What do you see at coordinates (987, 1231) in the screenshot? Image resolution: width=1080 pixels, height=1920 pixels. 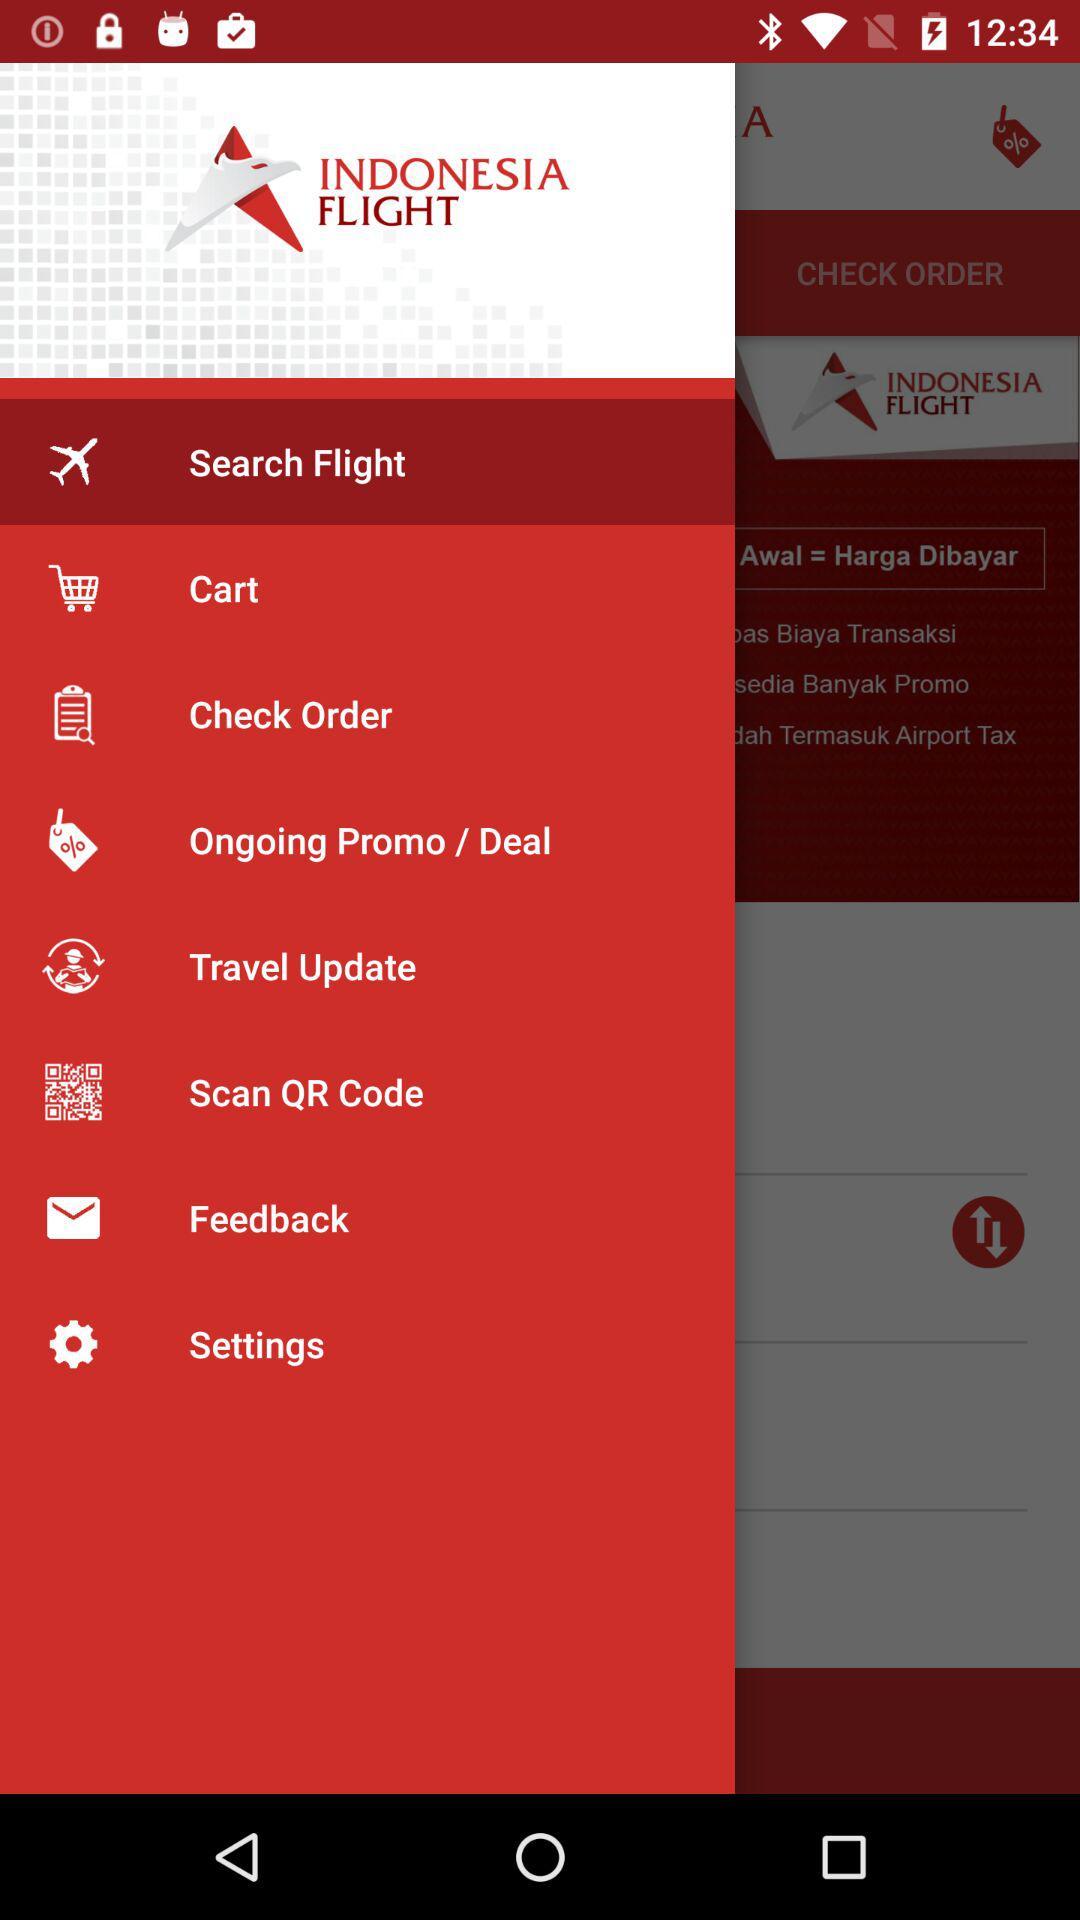 I see `the compare icon` at bounding box center [987, 1231].